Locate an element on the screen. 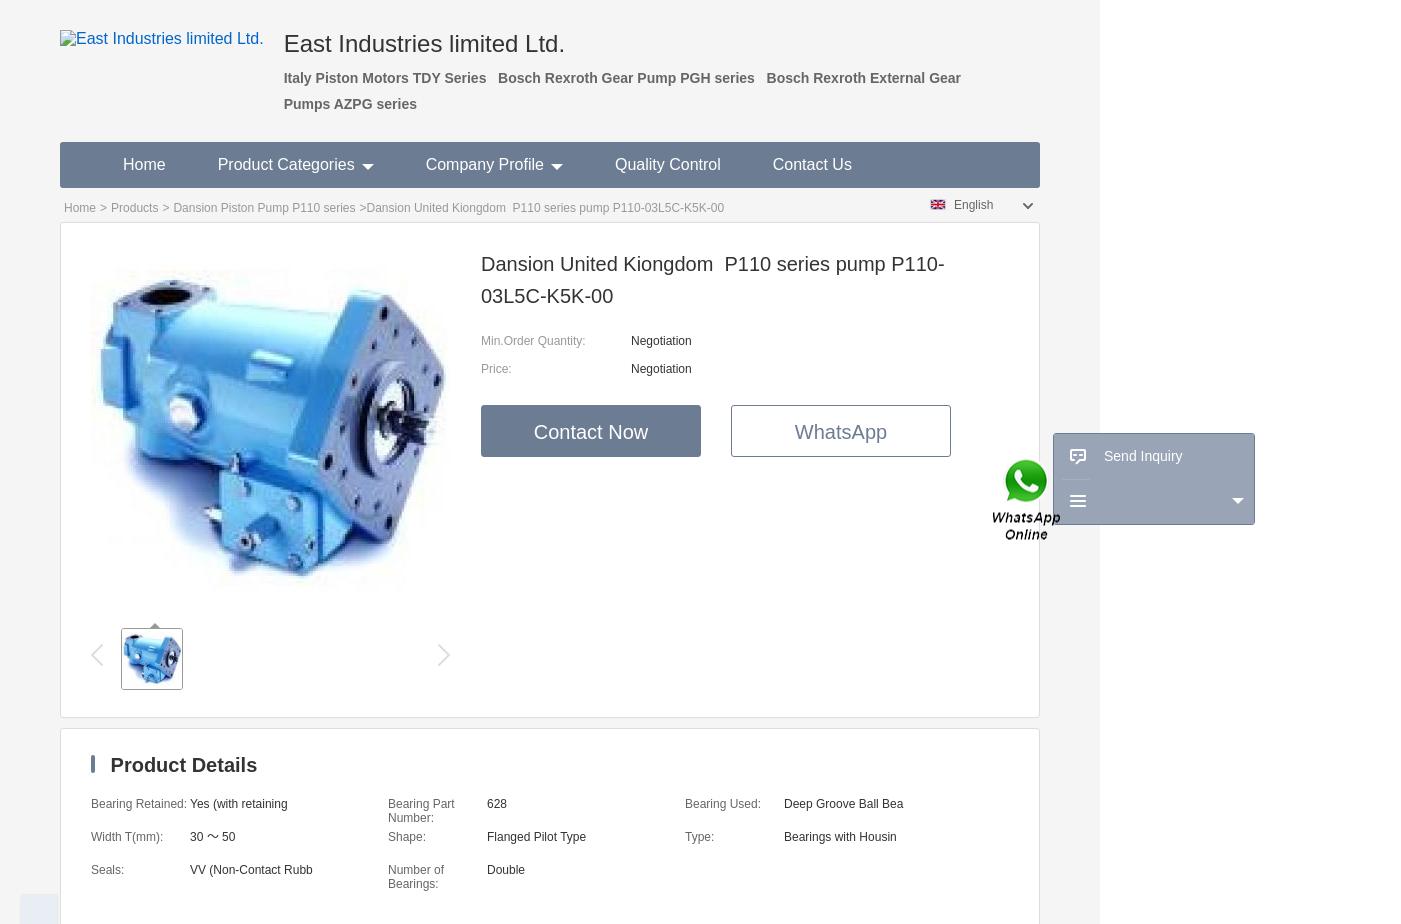 This screenshot has width=1401, height=924. 'Bosch Rexroth Gear Pump PGH series' is located at coordinates (497, 77).